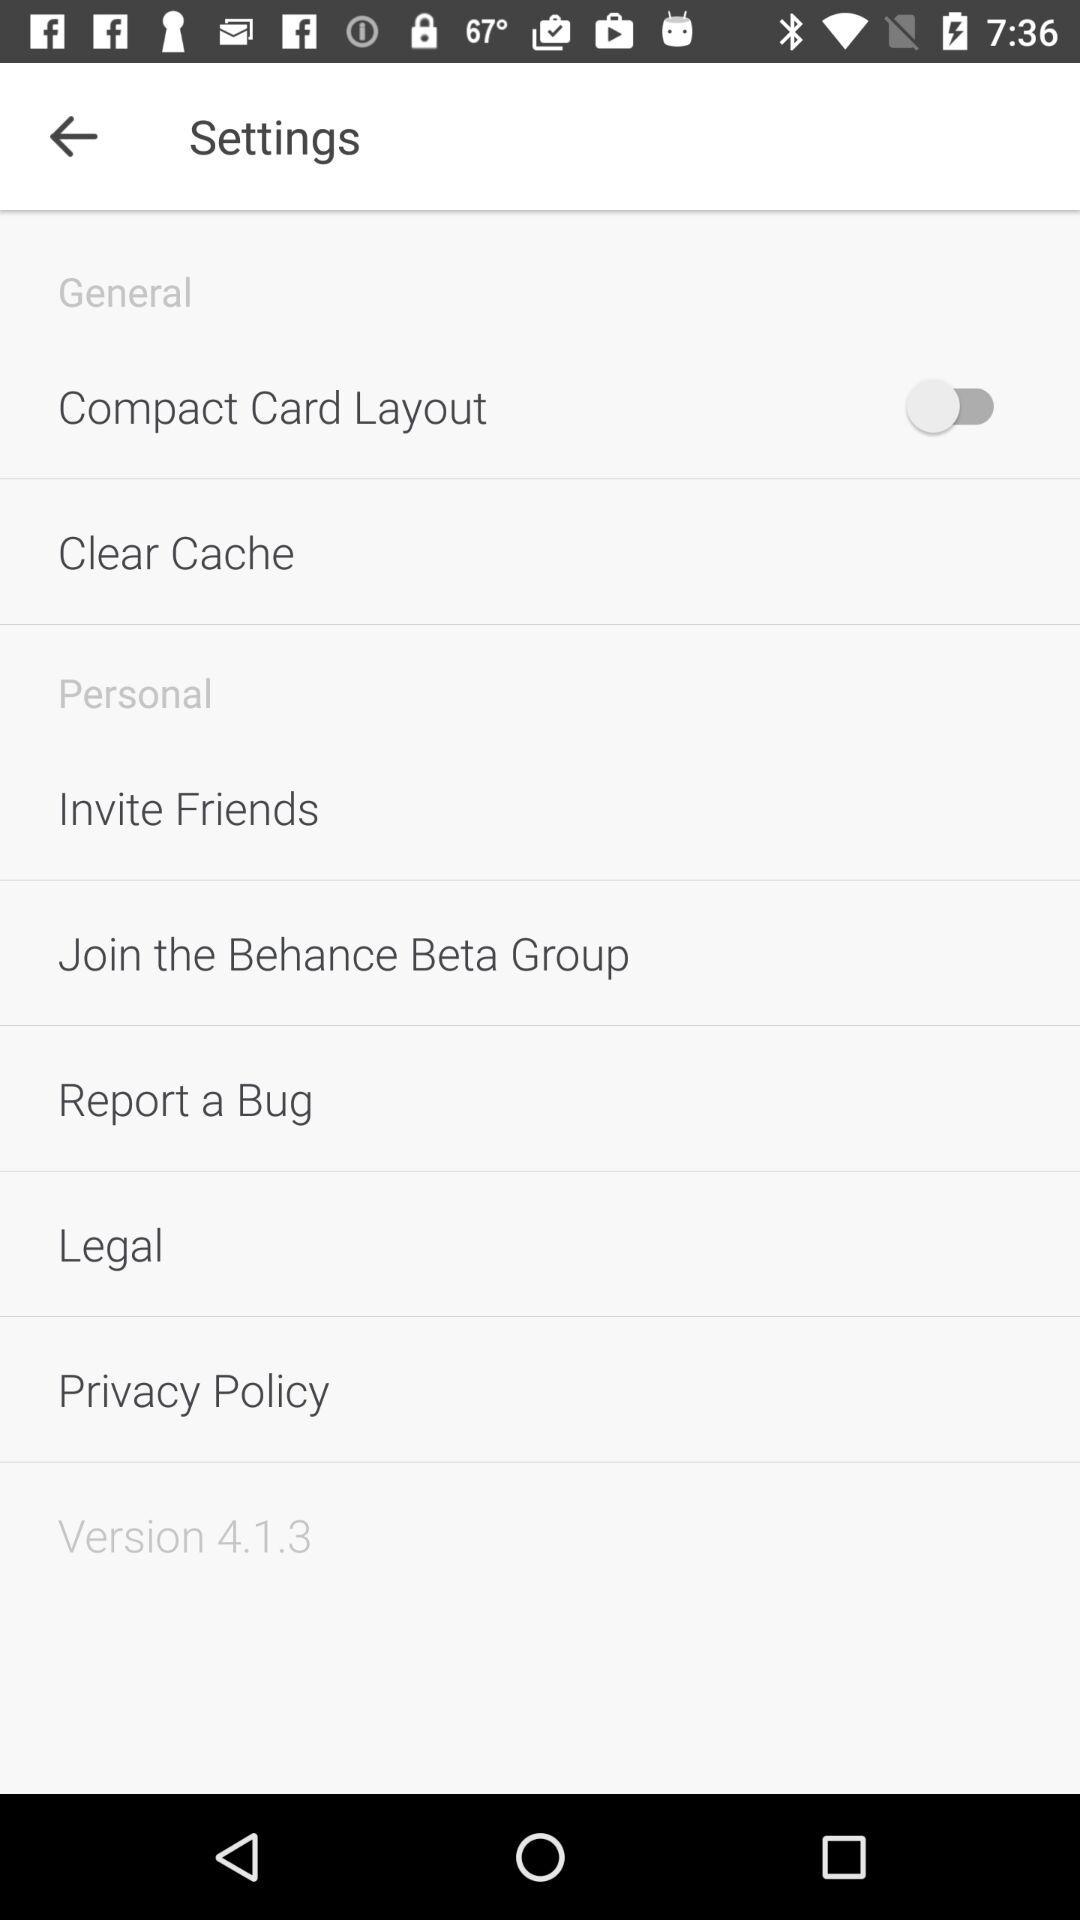  Describe the element at coordinates (540, 951) in the screenshot. I see `join the behance icon` at that location.